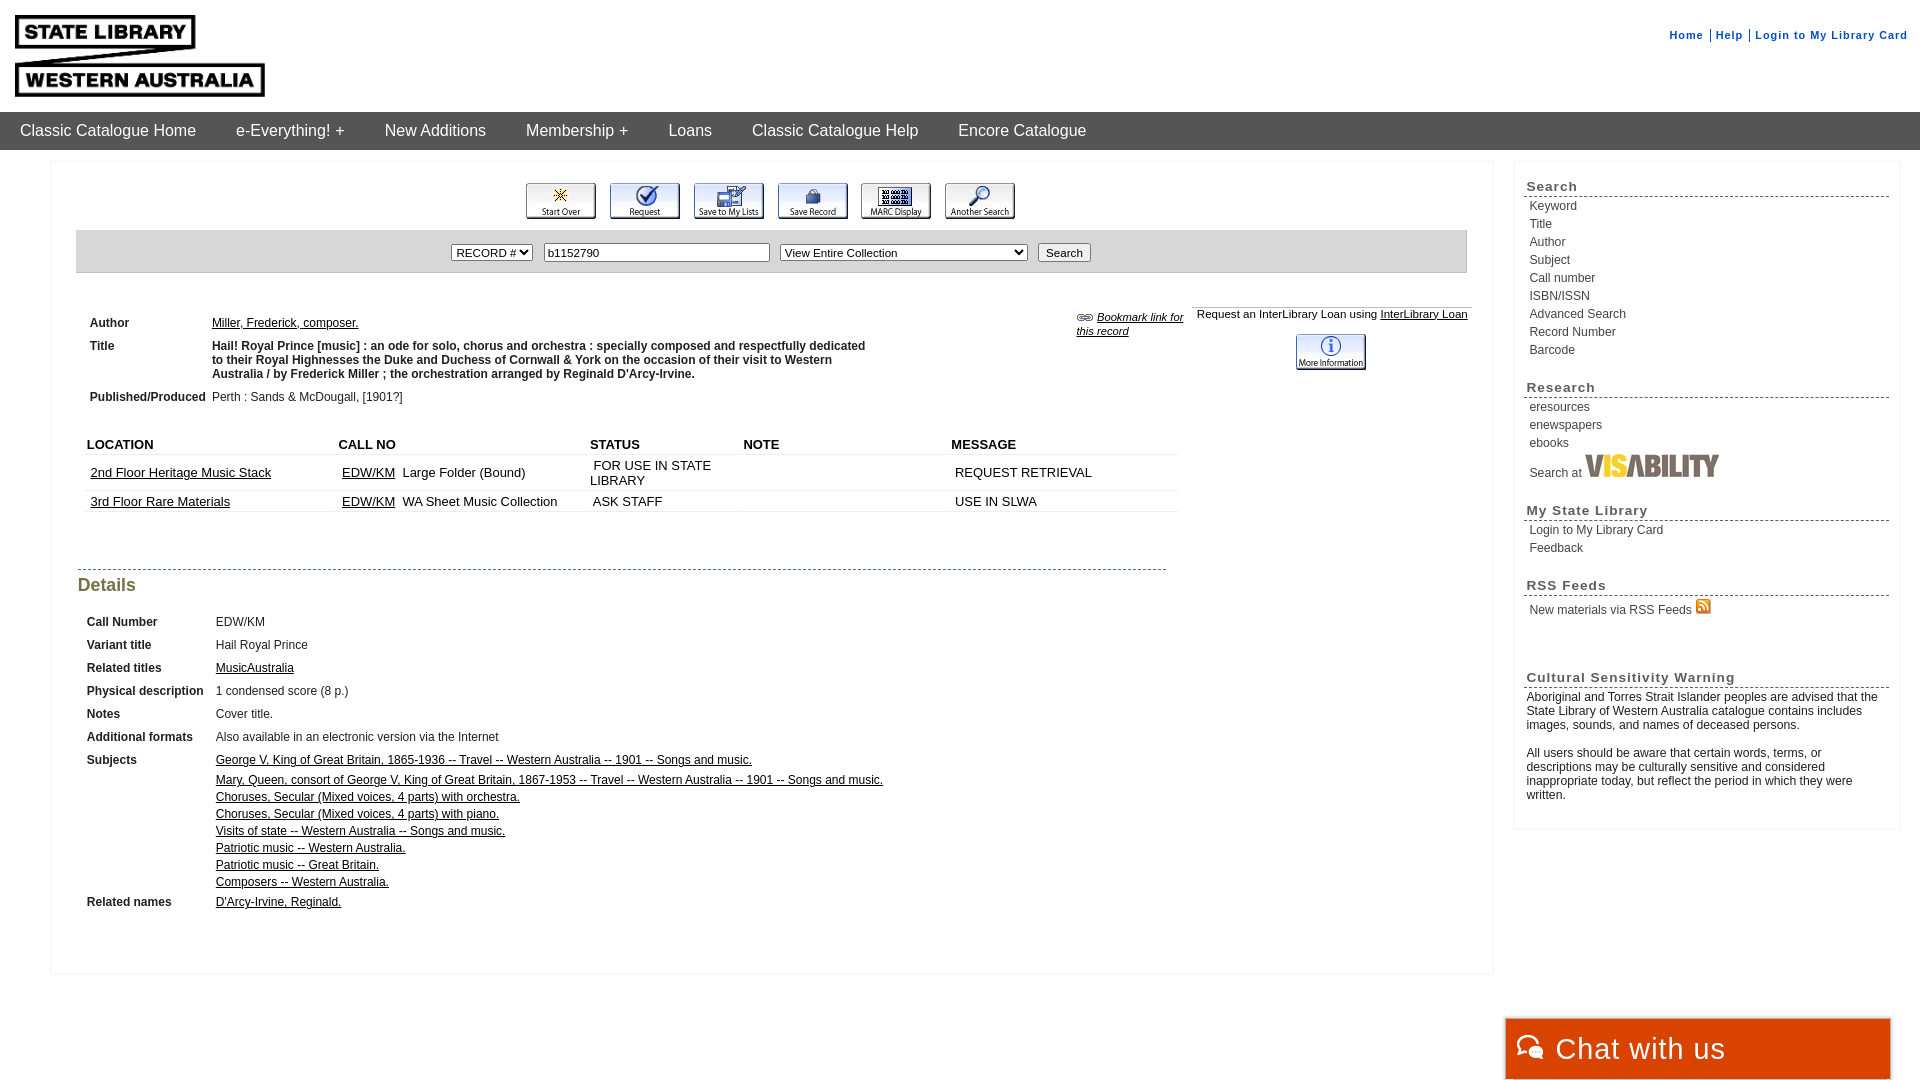 The image size is (1920, 1080). I want to click on 'Classic Catalogue Help', so click(835, 131).